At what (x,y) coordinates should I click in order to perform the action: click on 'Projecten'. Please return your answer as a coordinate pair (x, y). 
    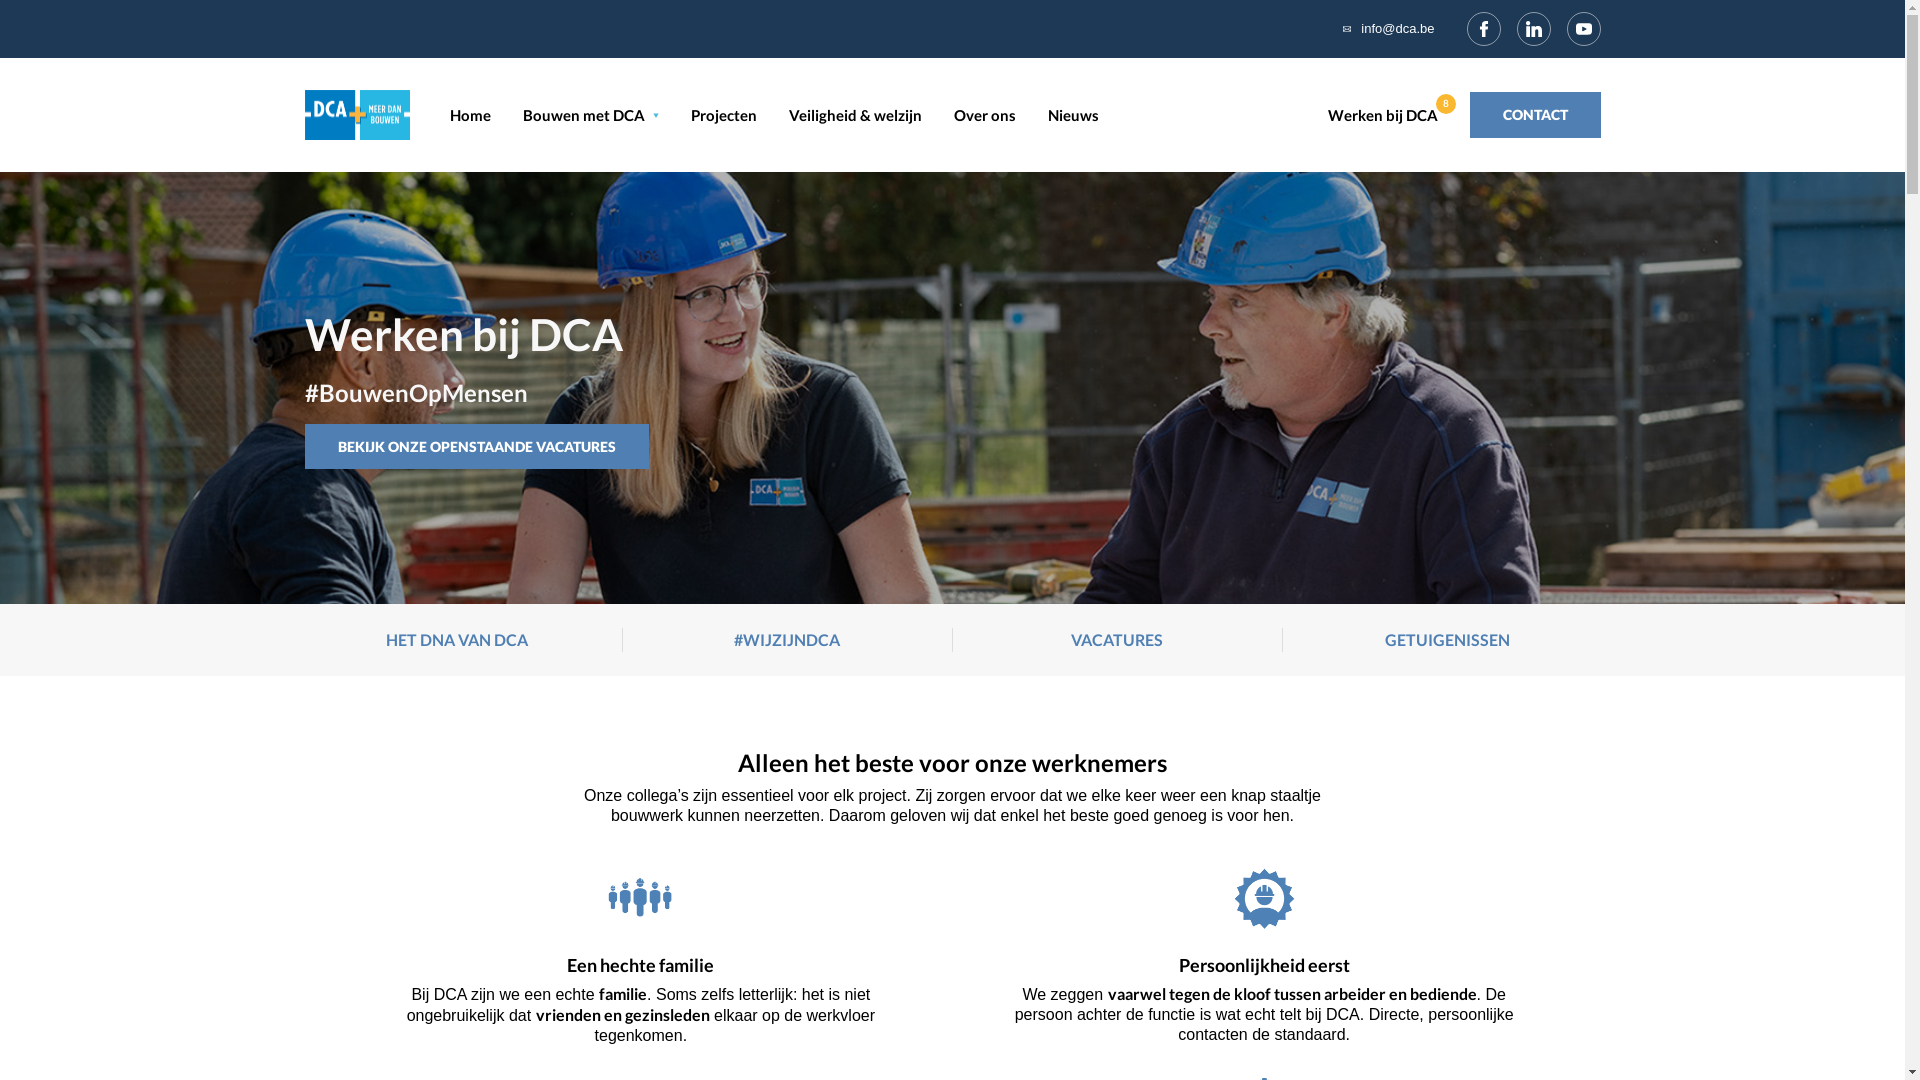
    Looking at the image, I should click on (722, 115).